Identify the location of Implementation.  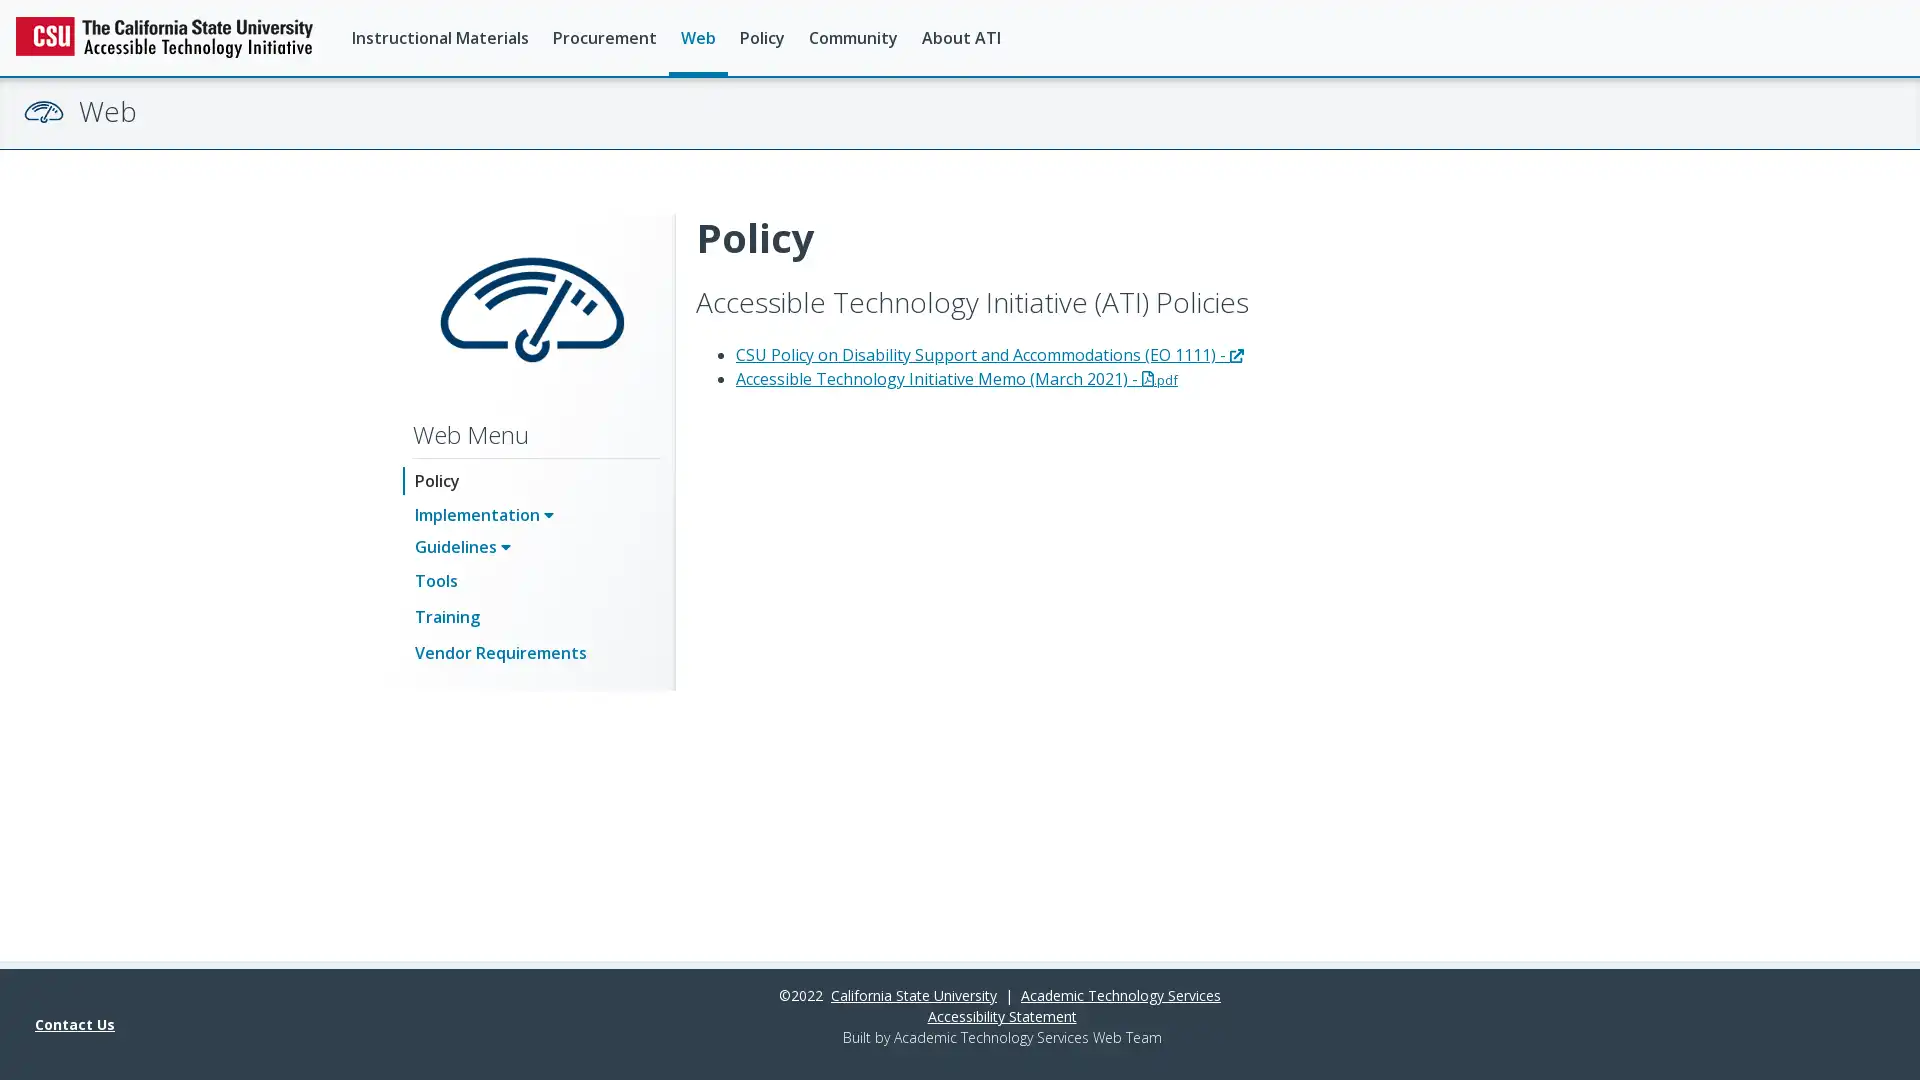
(484, 512).